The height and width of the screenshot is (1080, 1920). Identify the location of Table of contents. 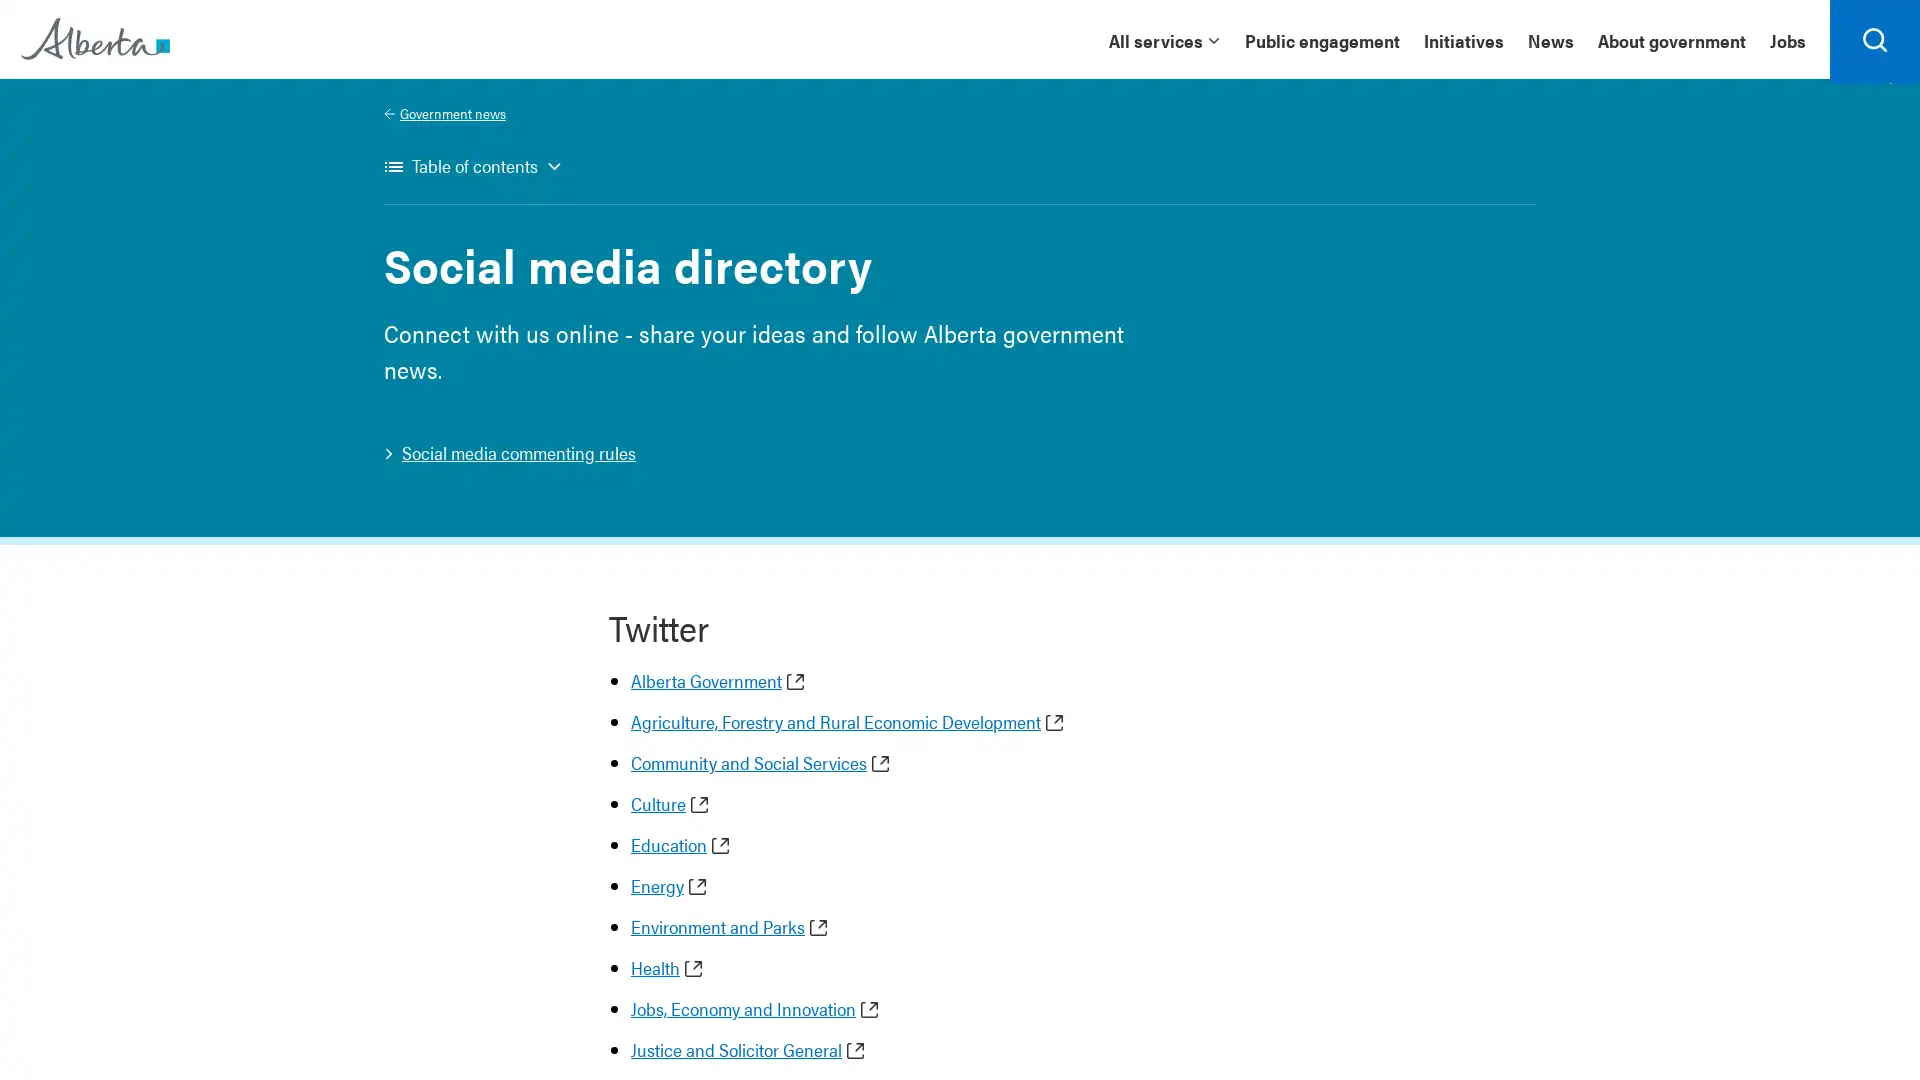
(472, 176).